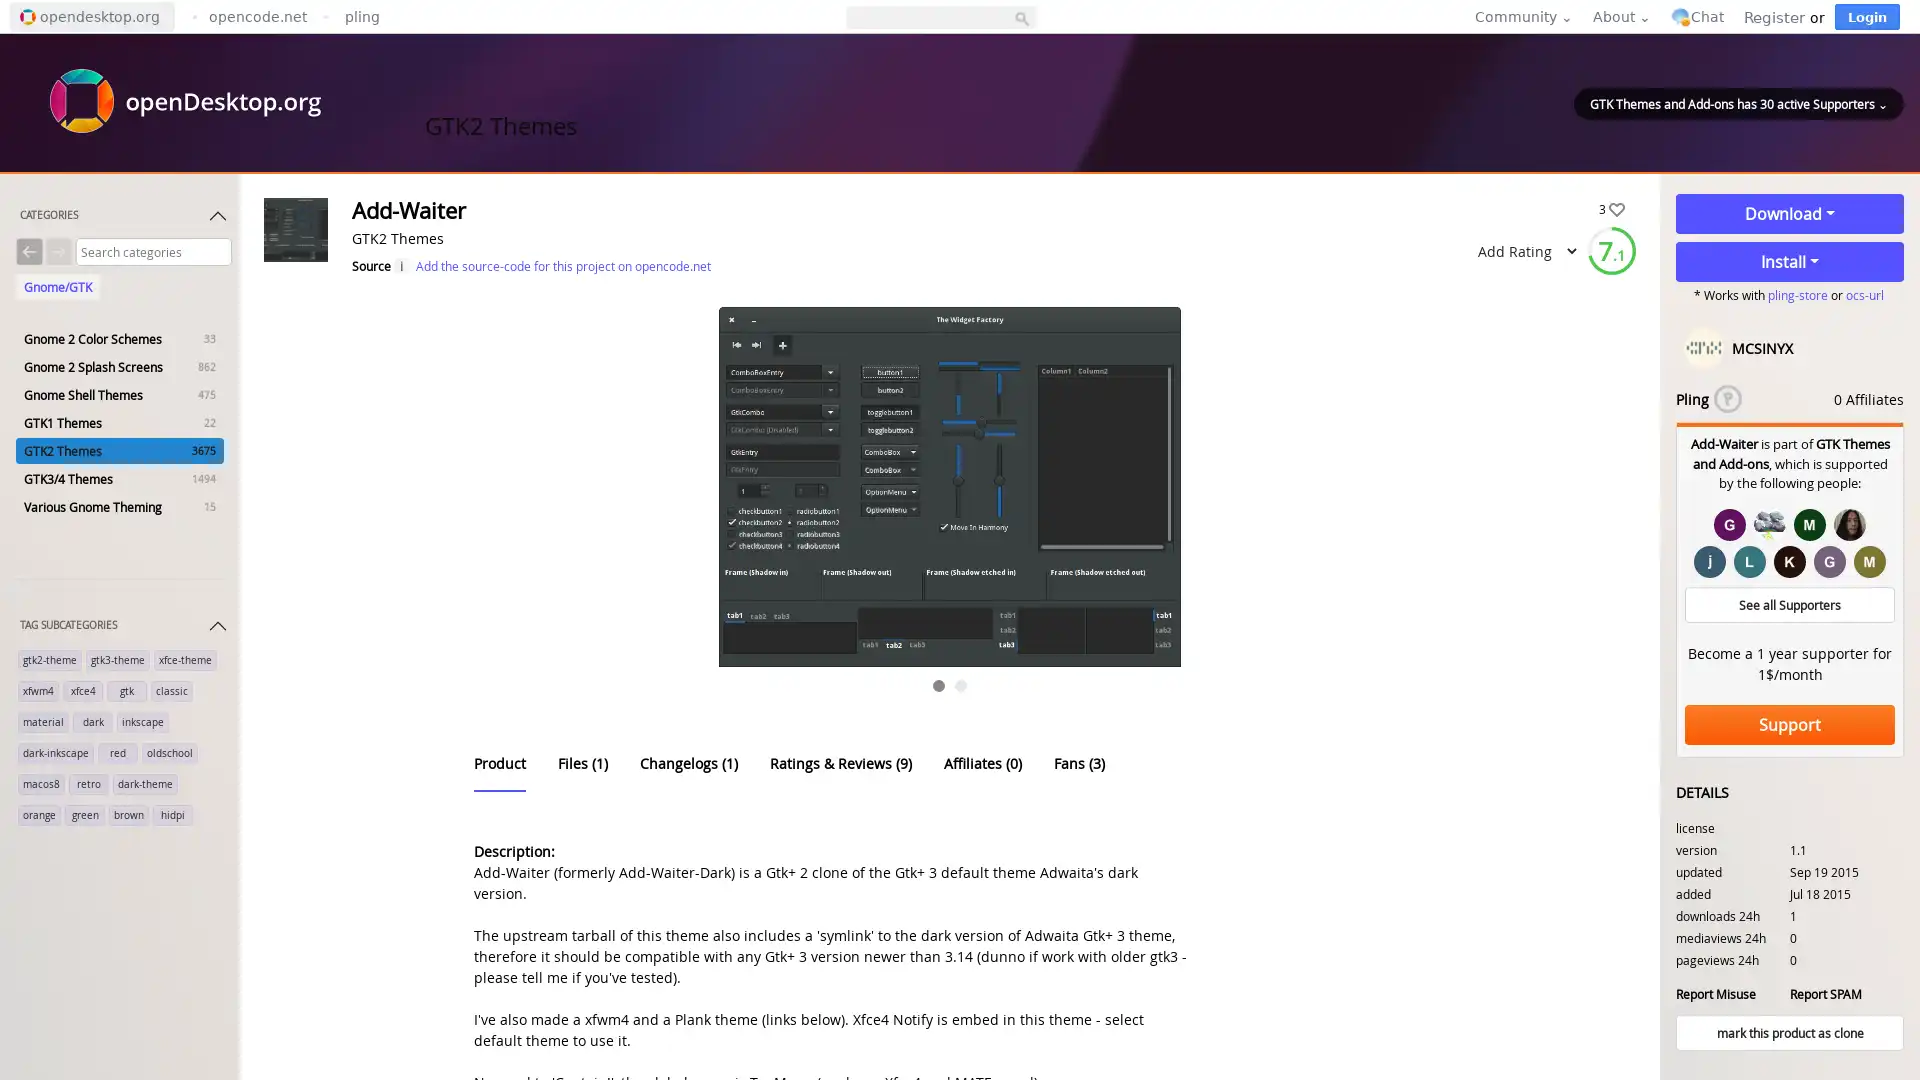 The image size is (1920, 1080). I want to click on Support, so click(1790, 724).